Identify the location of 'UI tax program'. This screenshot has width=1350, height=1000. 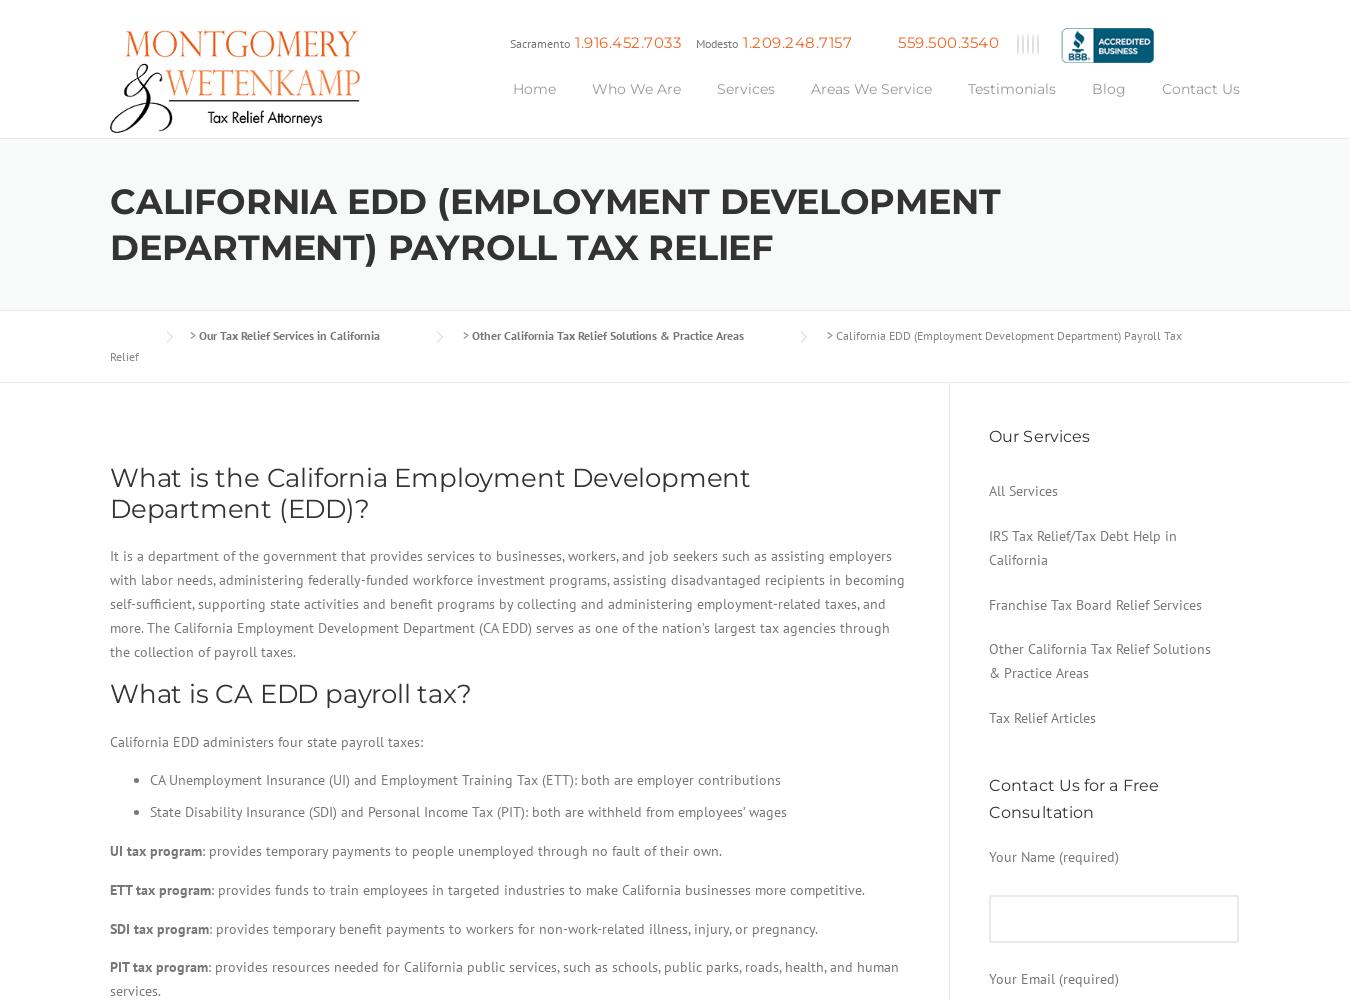
(156, 850).